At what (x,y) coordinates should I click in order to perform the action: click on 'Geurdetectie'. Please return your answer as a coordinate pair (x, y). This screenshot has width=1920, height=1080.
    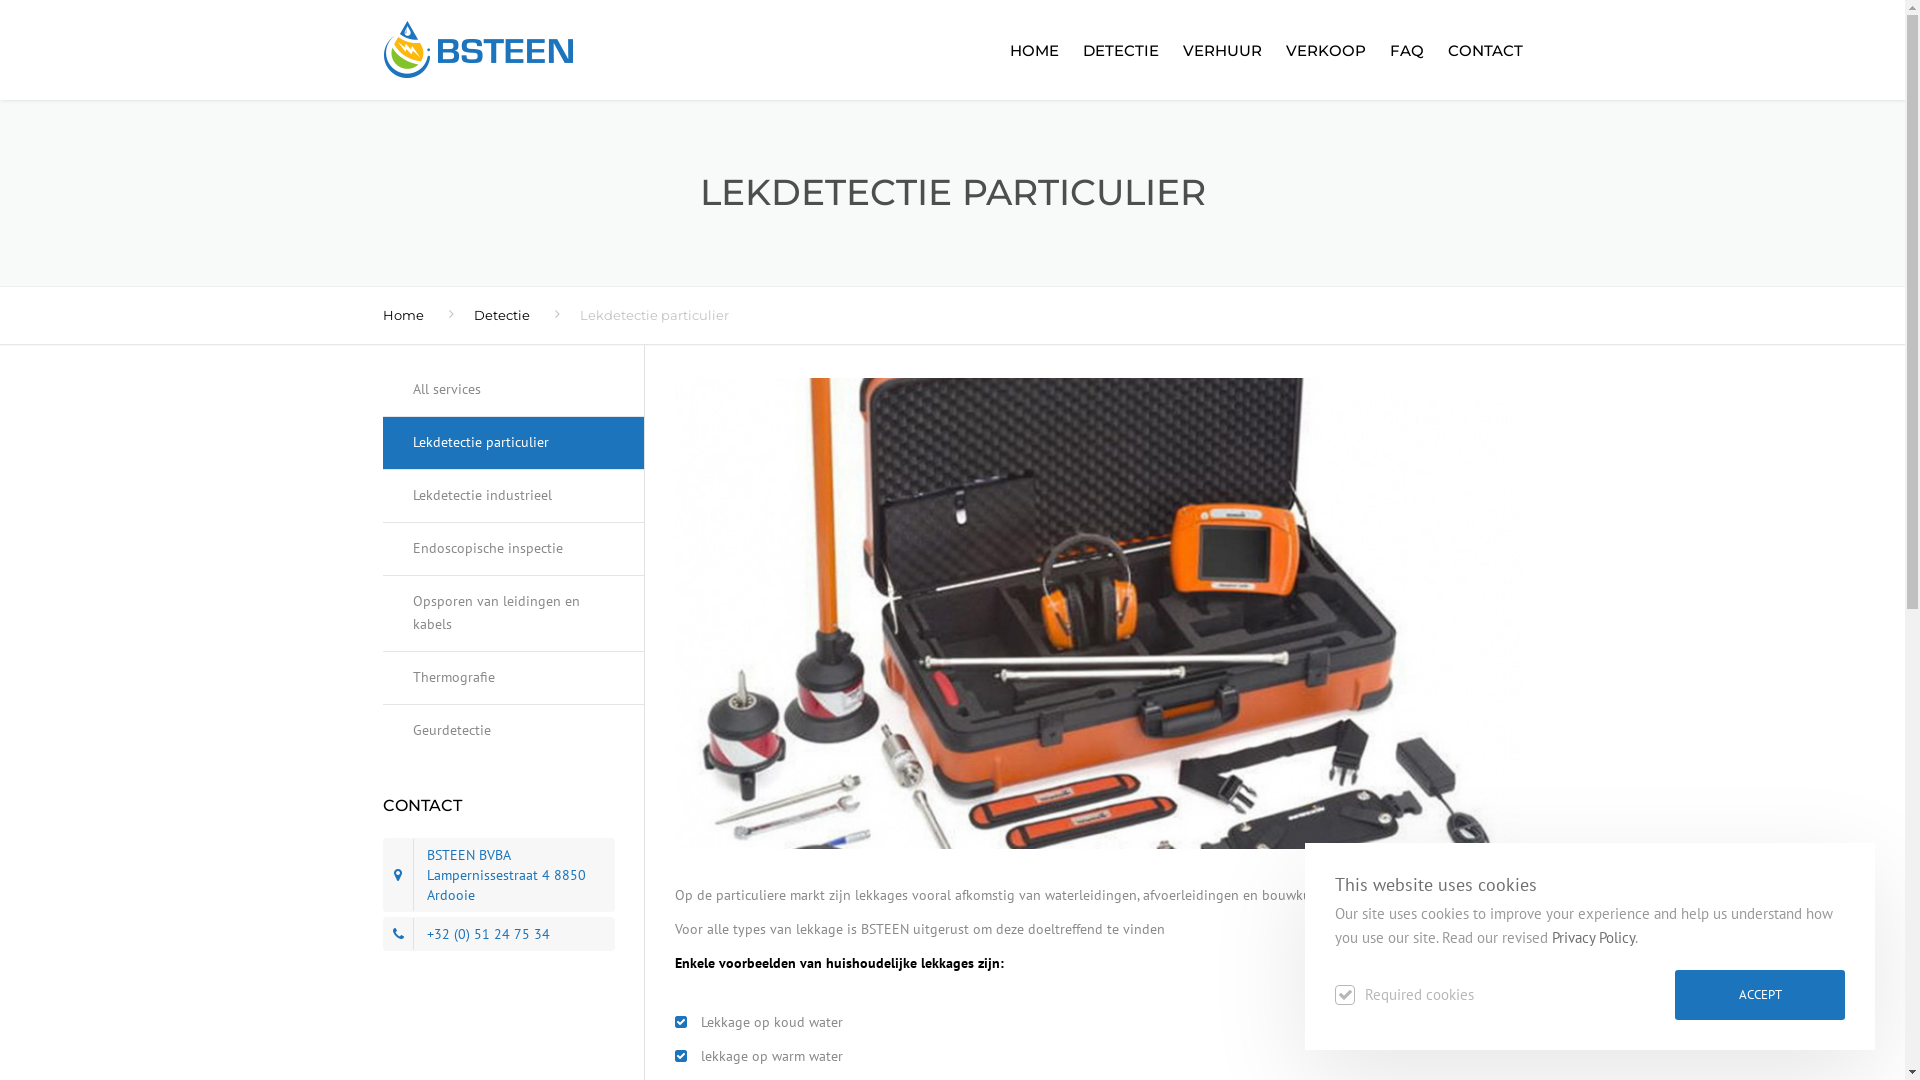
    Looking at the image, I should click on (513, 731).